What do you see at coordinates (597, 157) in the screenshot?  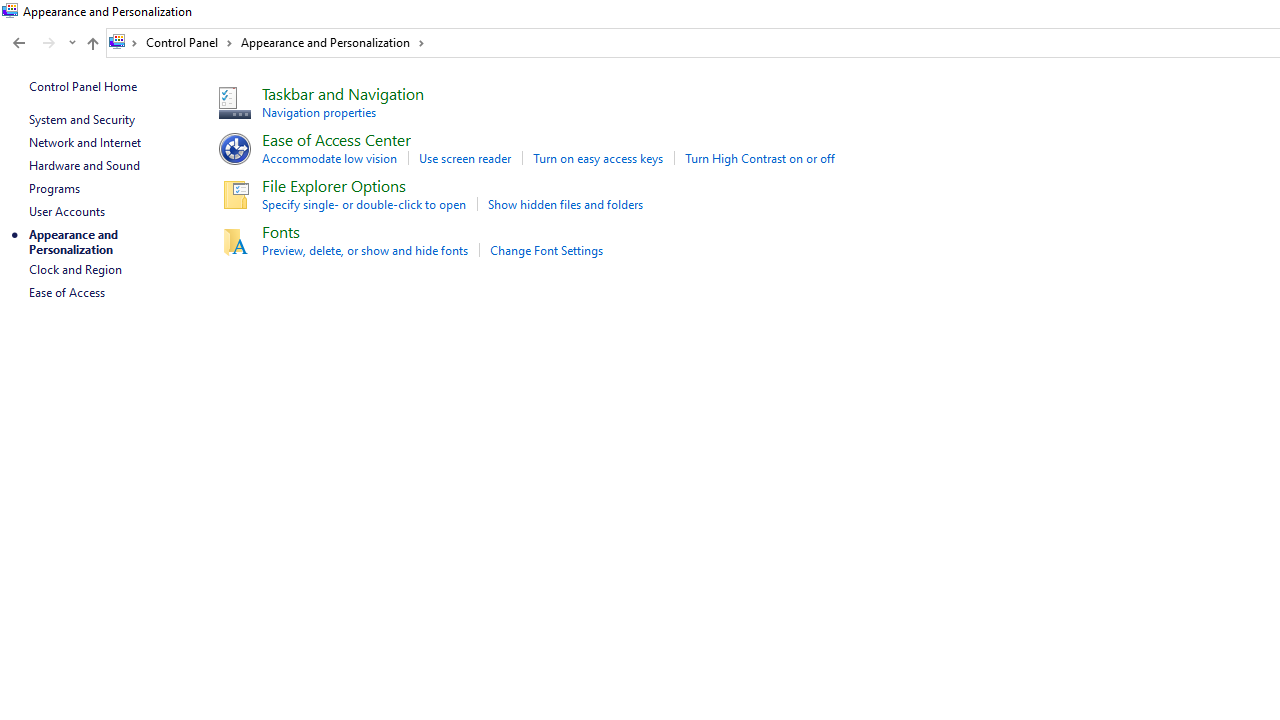 I see `'Turn on easy access keys'` at bounding box center [597, 157].